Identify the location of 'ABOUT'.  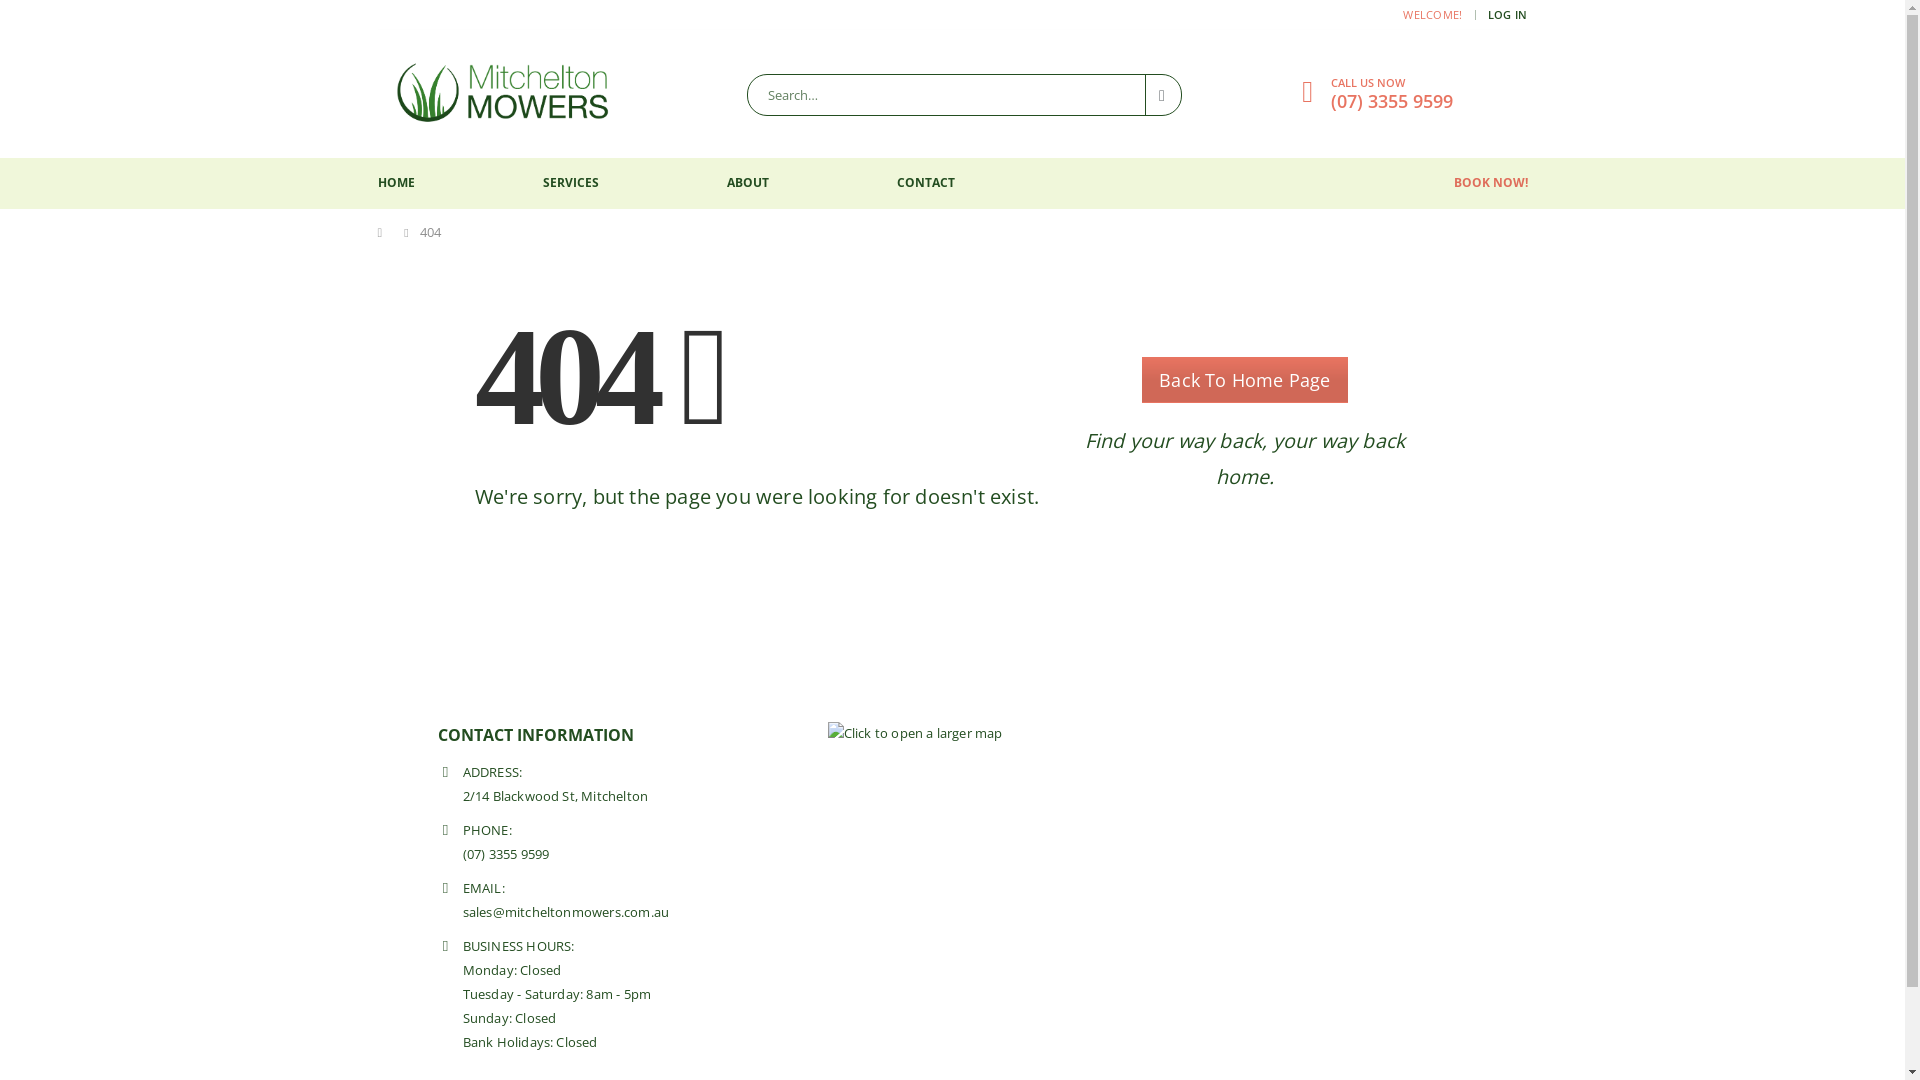
(746, 183).